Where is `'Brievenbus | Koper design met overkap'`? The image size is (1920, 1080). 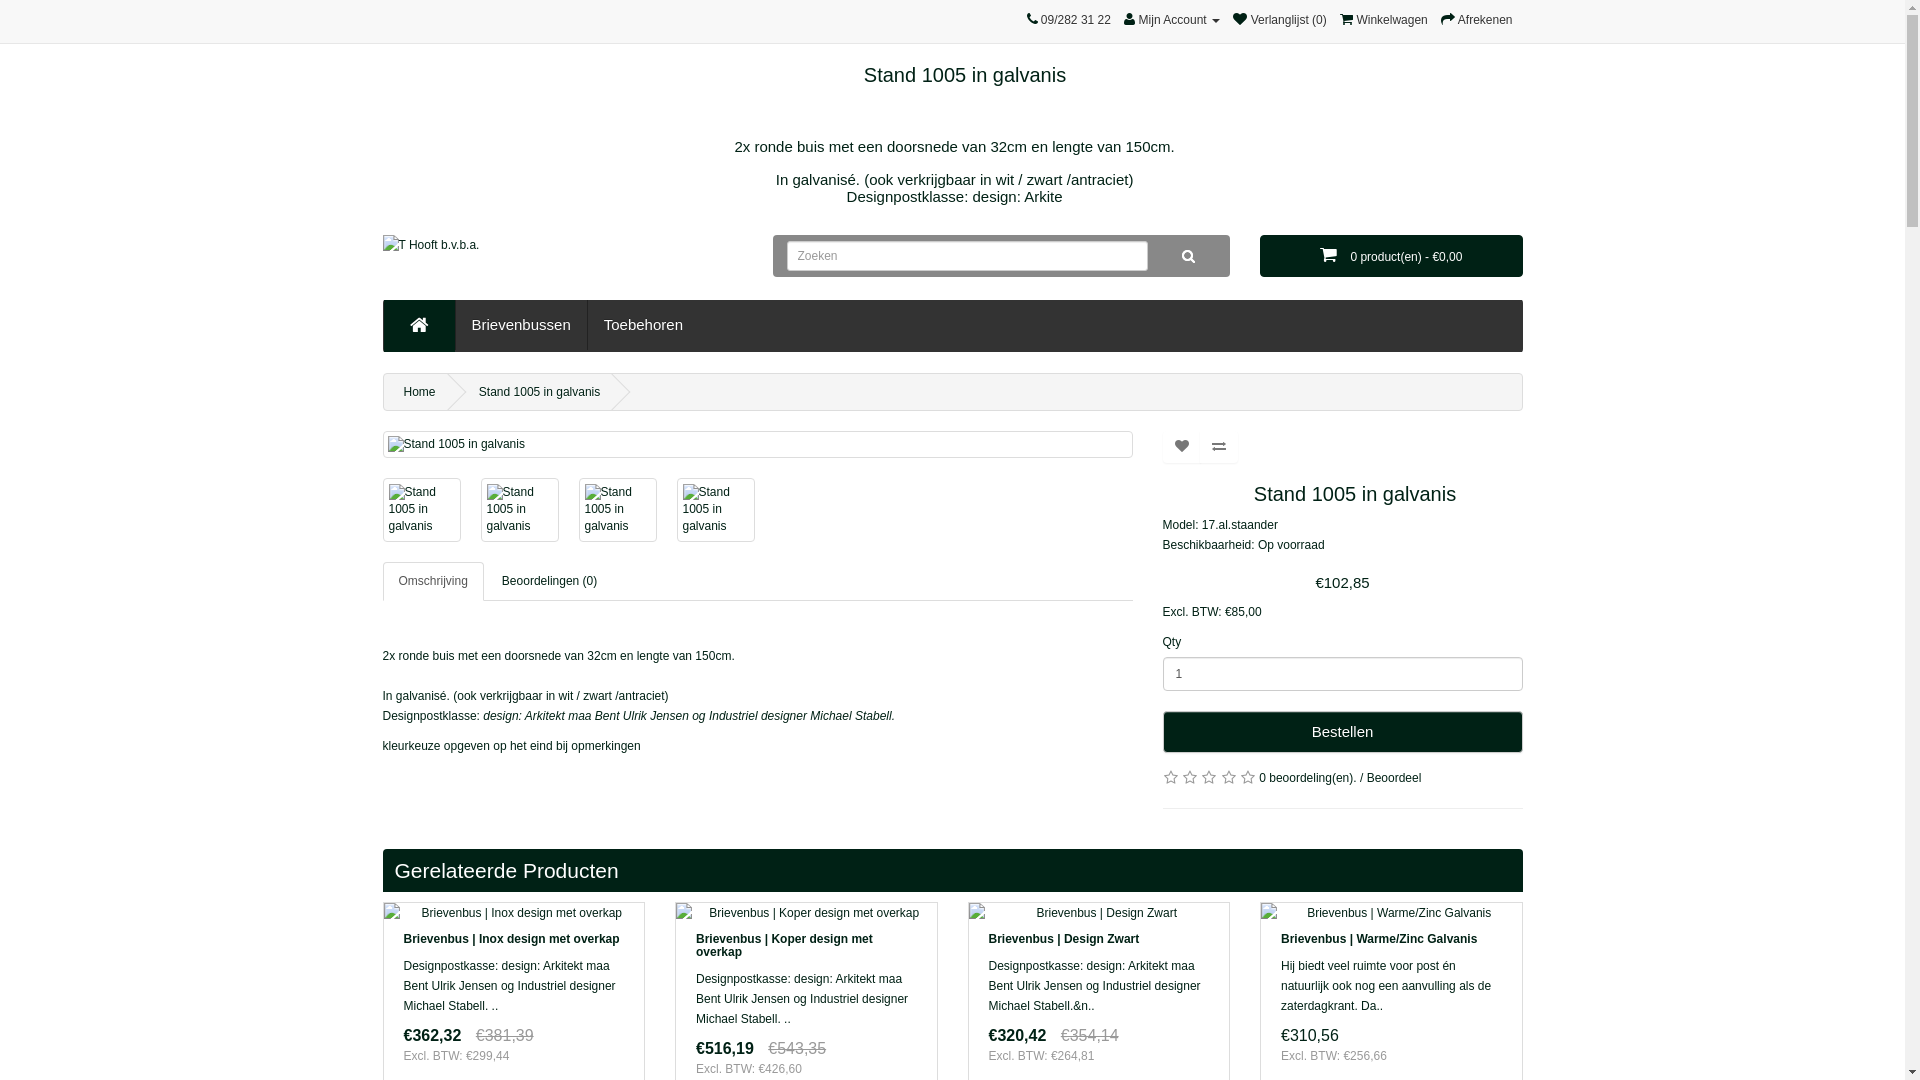 'Brievenbus | Koper design met overkap' is located at coordinates (806, 913).